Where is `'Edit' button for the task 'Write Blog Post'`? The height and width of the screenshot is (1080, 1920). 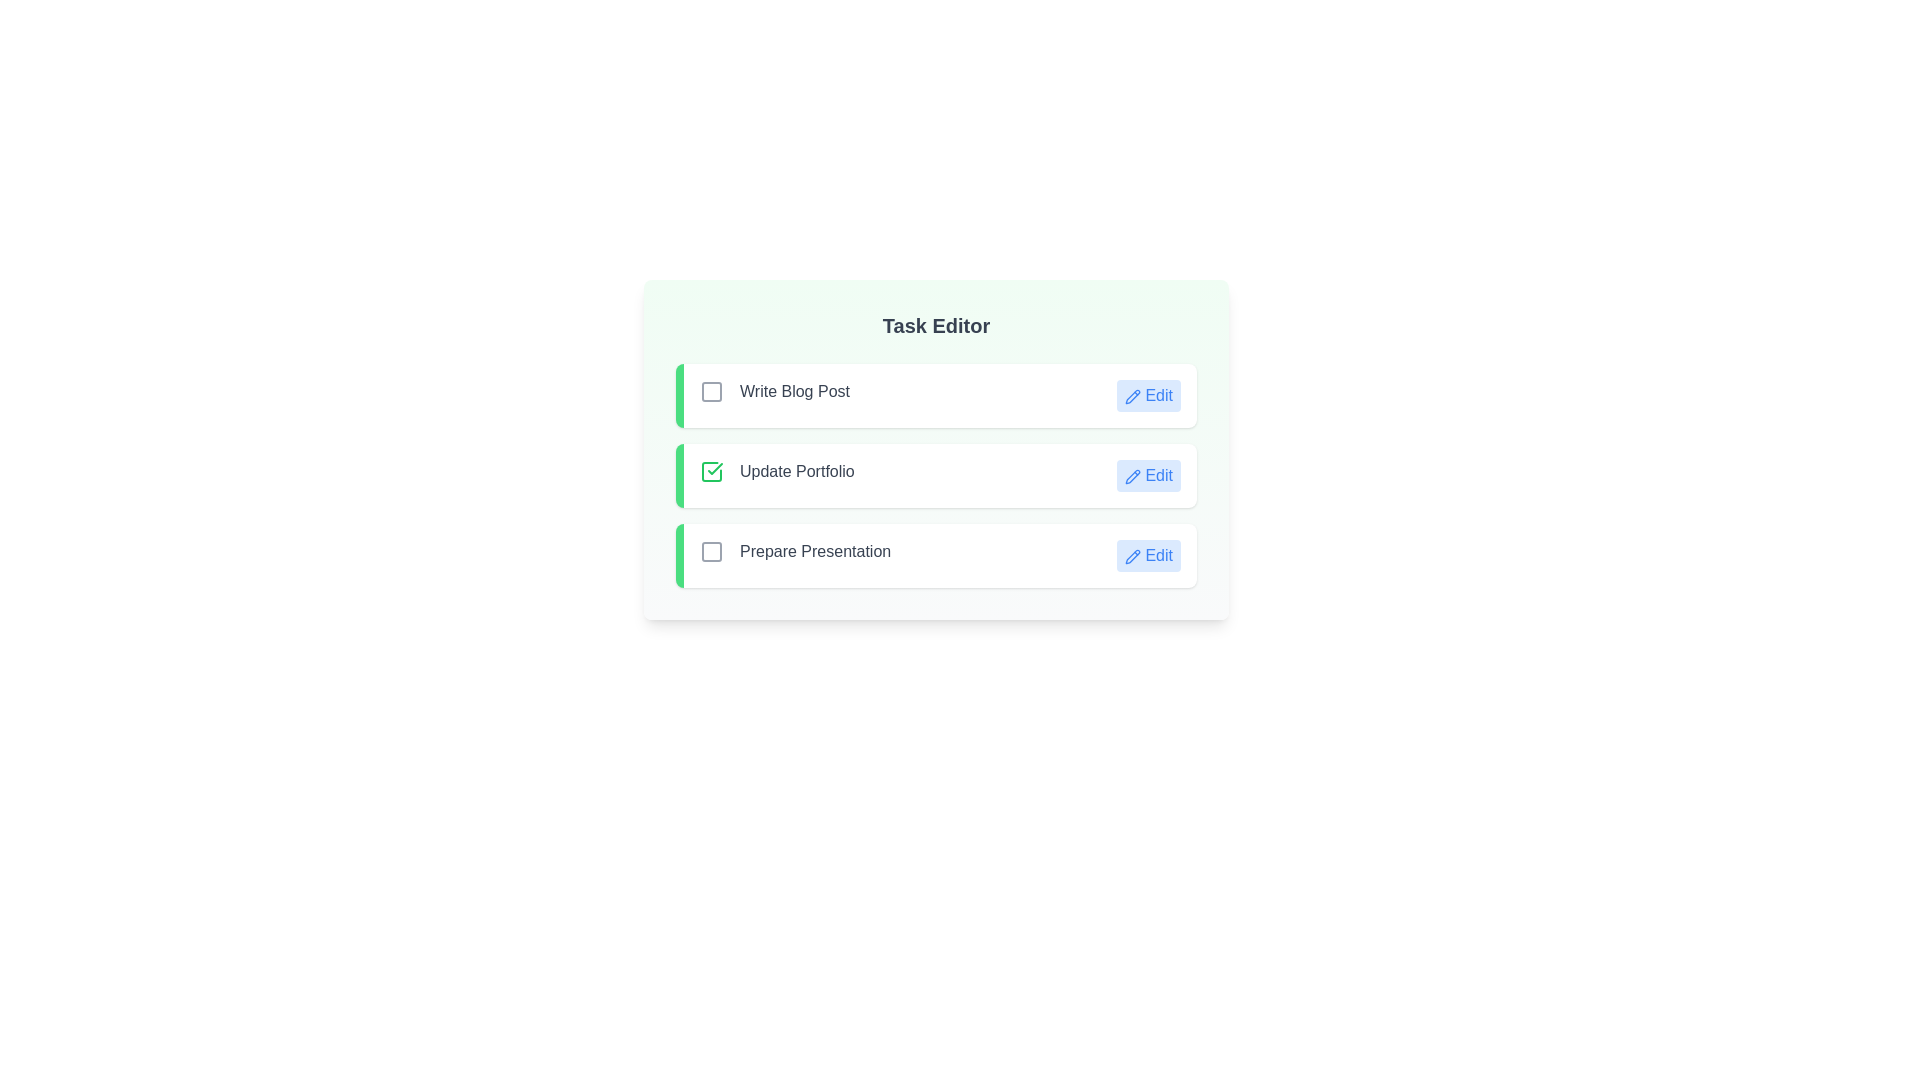 'Edit' button for the task 'Write Blog Post' is located at coordinates (1148, 396).